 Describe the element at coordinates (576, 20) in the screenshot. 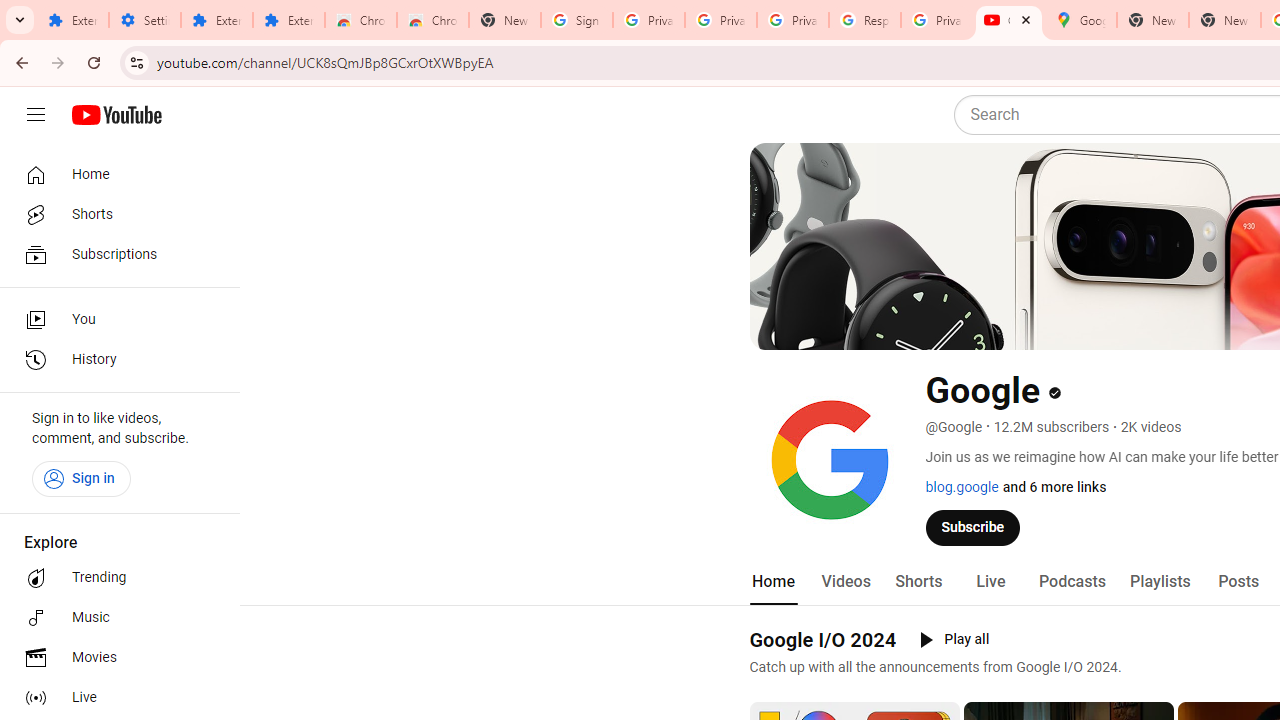

I see `'Sign in - Google Accounts'` at that location.